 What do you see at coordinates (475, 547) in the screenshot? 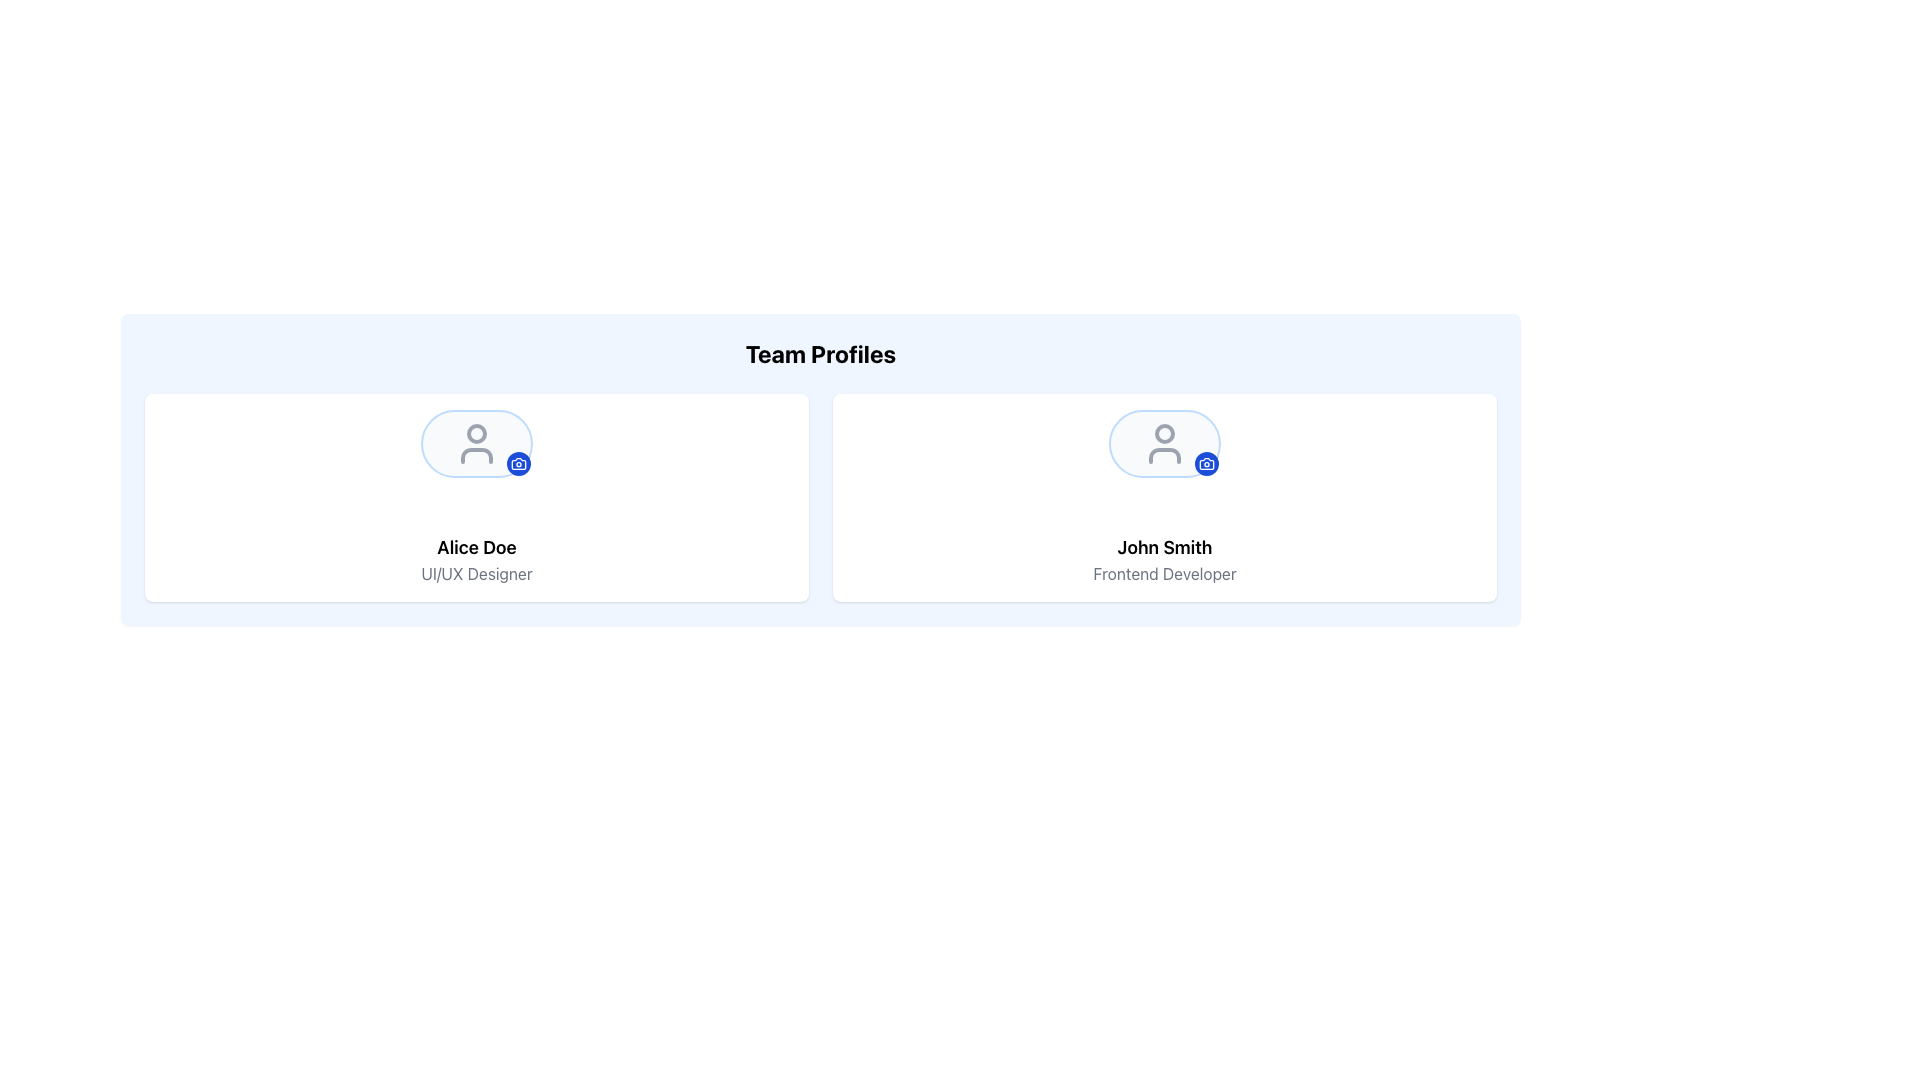
I see `the text label that identifies the individual in the profile card under 'Team Profiles', located above the text 'UI/UX Designer'` at bounding box center [475, 547].